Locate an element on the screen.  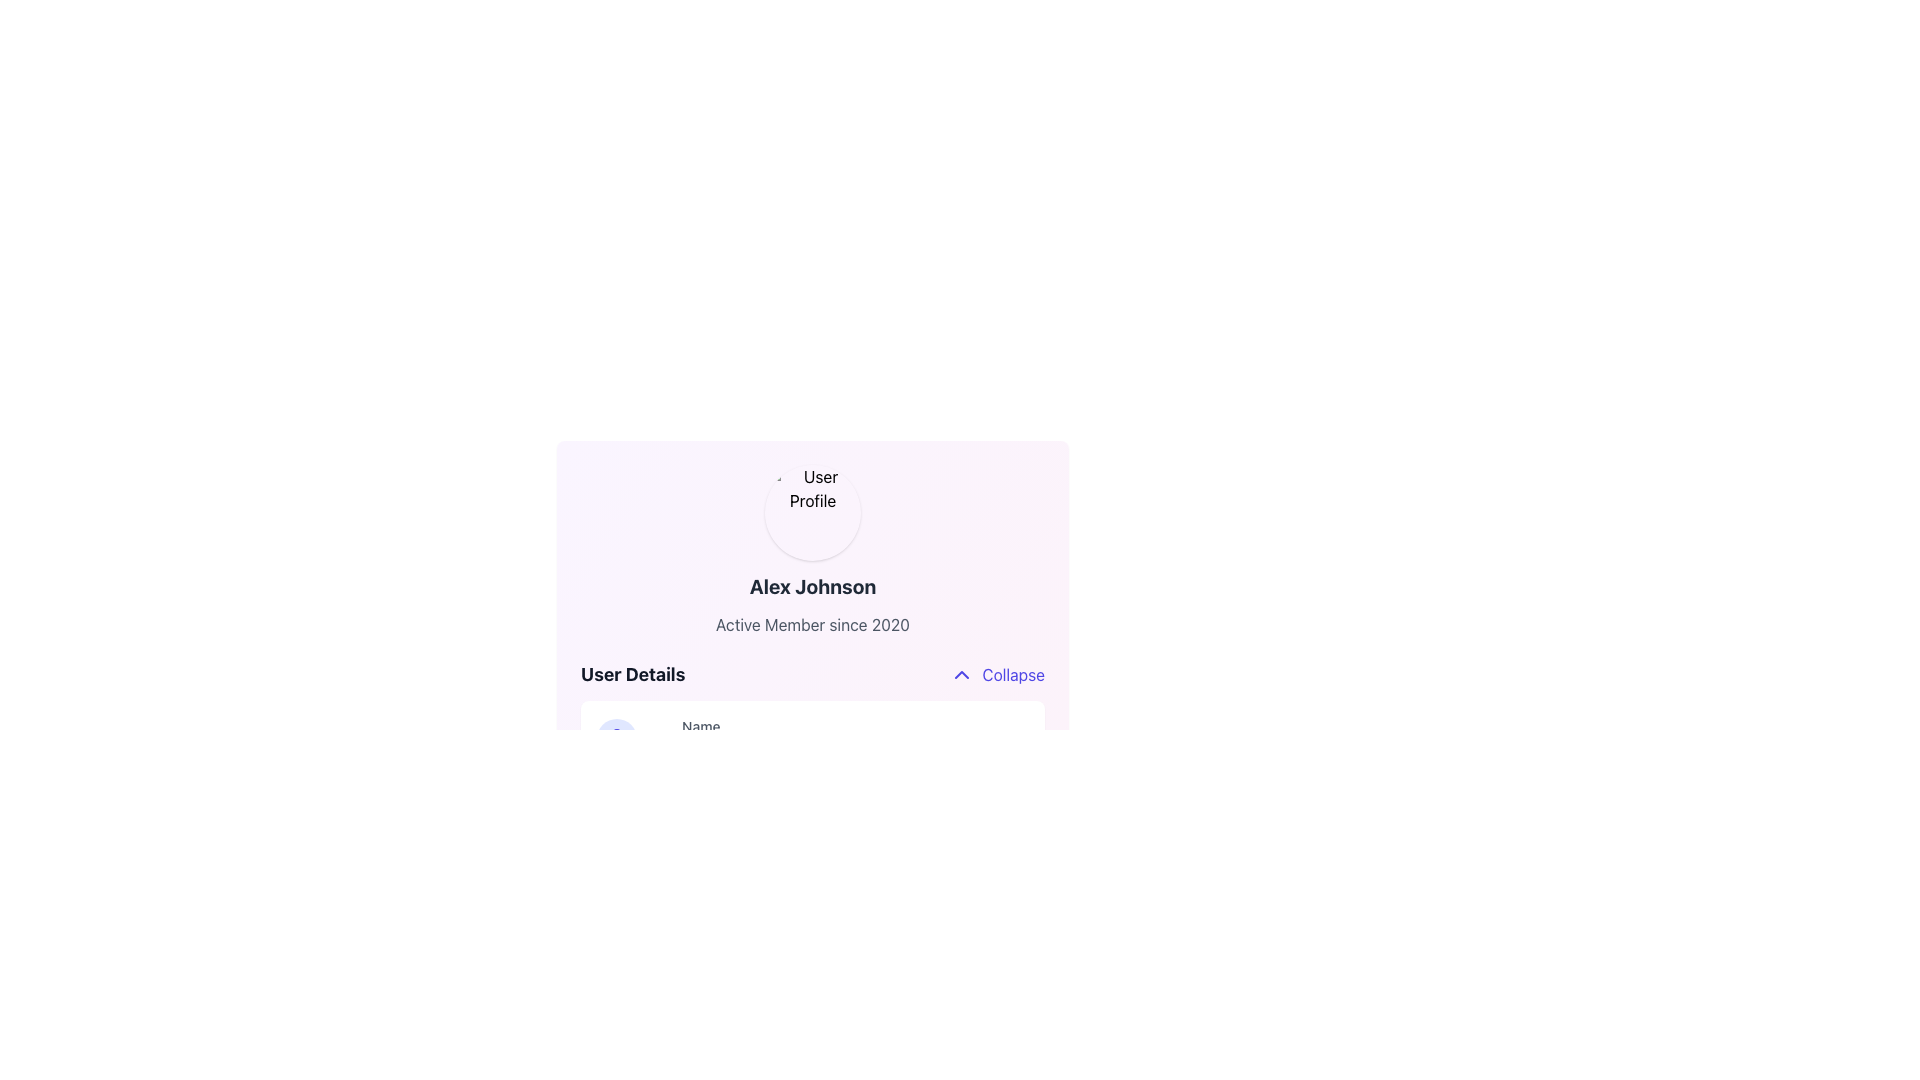
the circular user icon with a semi-transparent indigo background located on the left side of the 'User Details' section, adjacent to the label 'Name' is located at coordinates (616, 739).